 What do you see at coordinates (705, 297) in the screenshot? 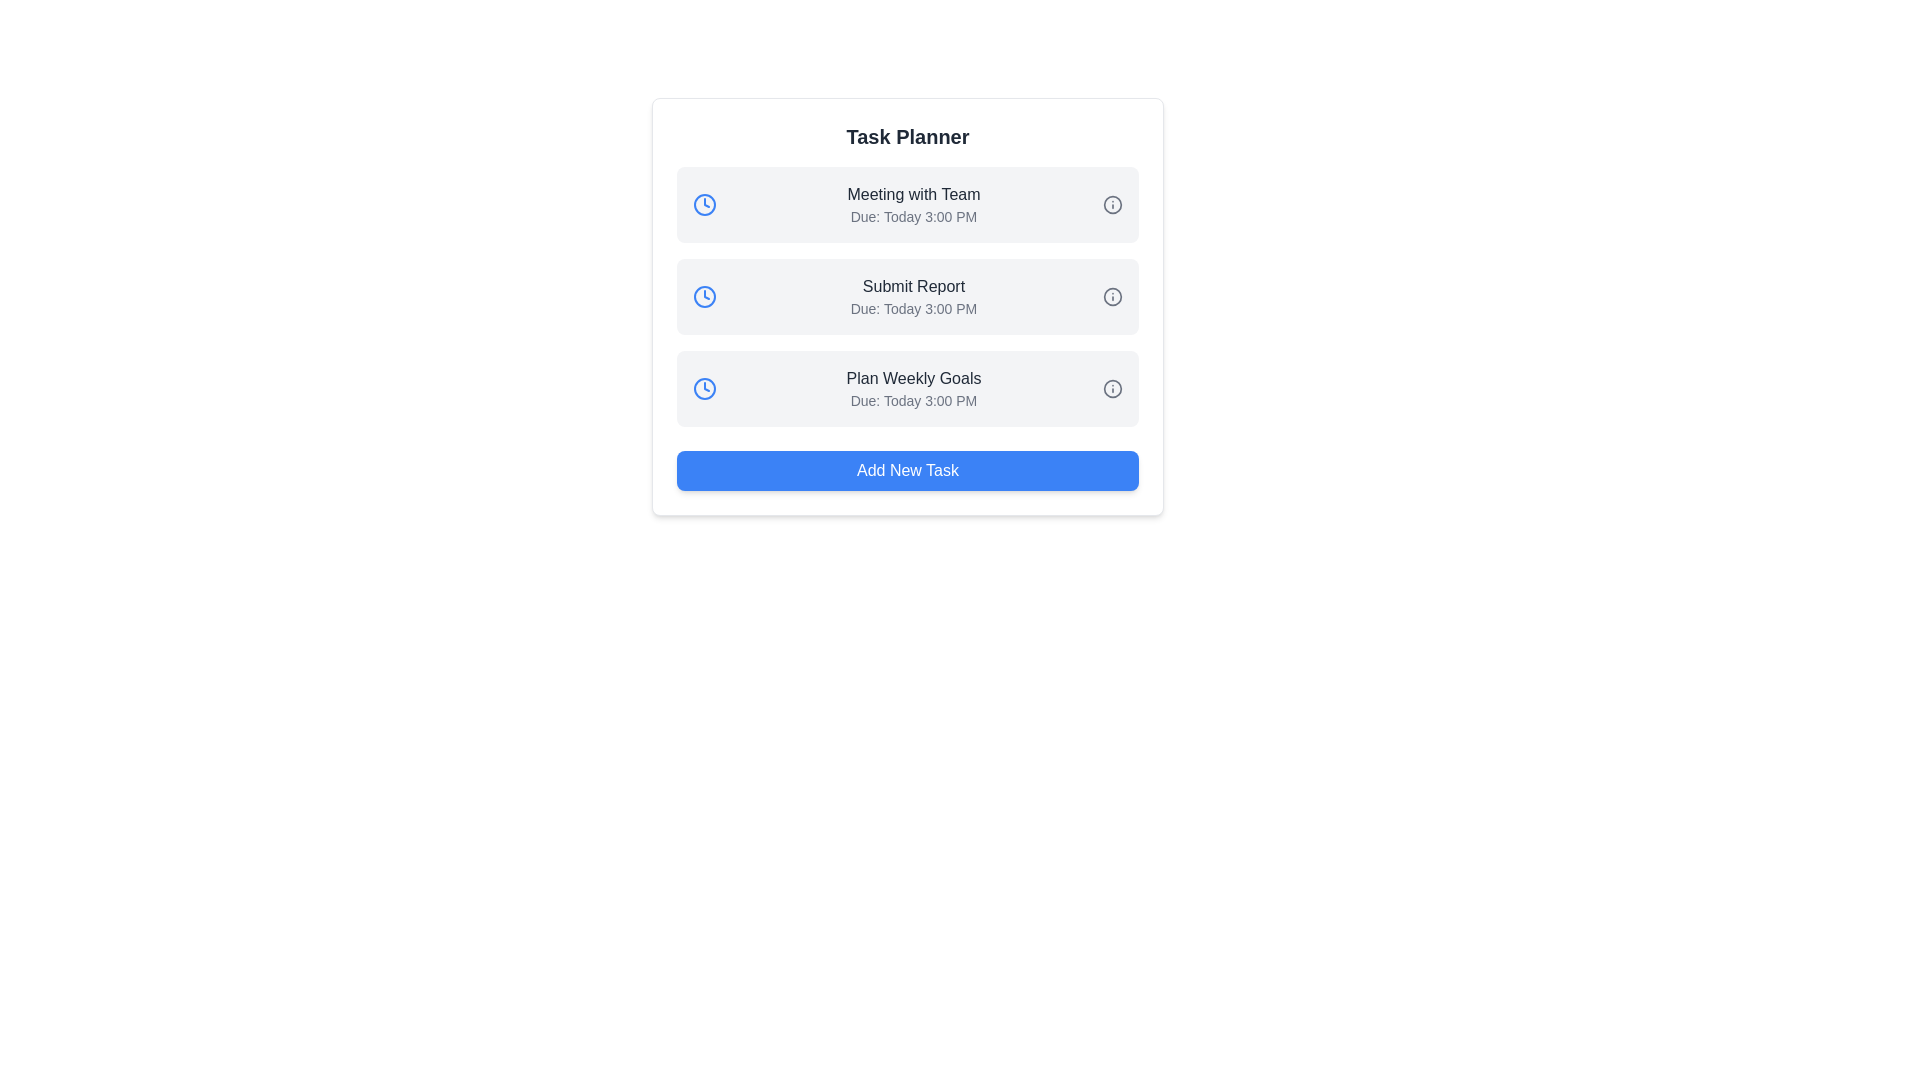
I see `the time-related task icon that indicates the due time of 'Today 3:00 PM' for the 'Submit Report' task, located to the left of the 'Submit Report' text` at bounding box center [705, 297].